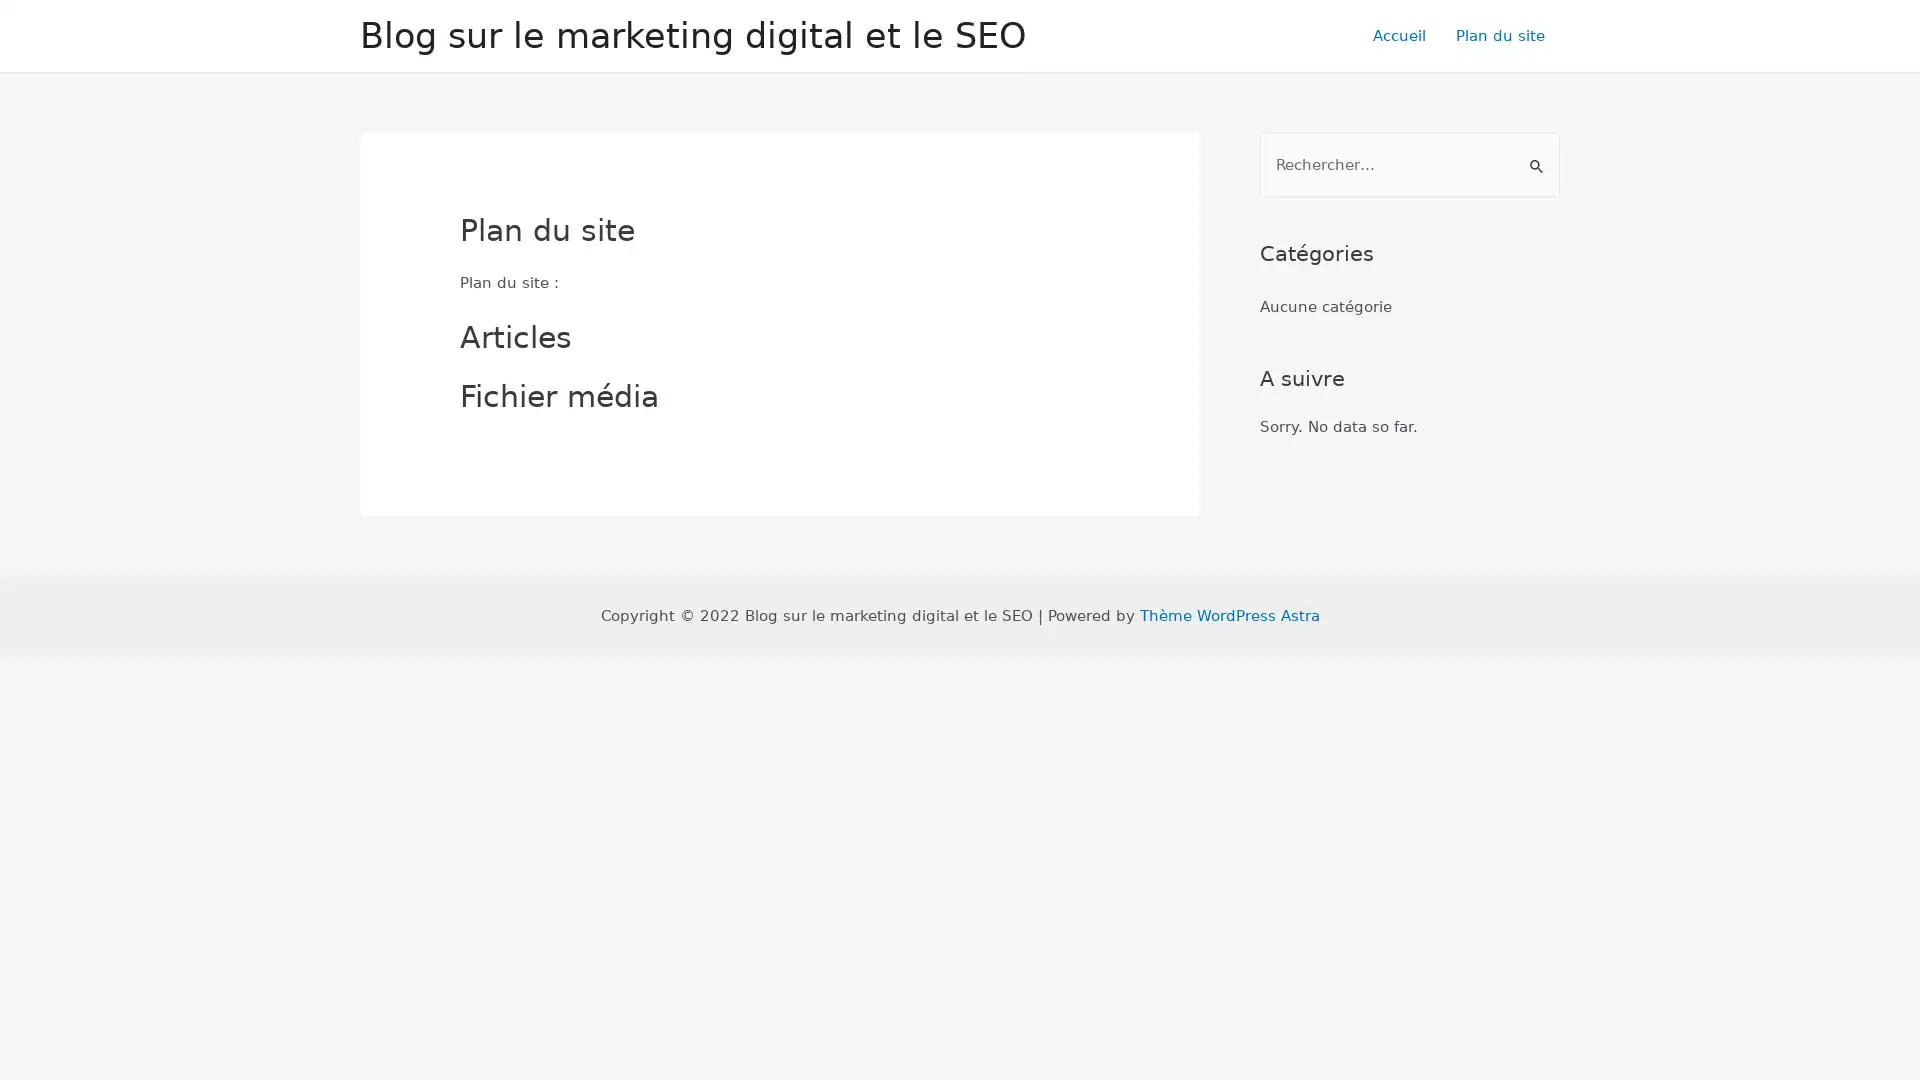 This screenshot has height=1080, width=1920. What do you see at coordinates (1535, 165) in the screenshot?
I see `Envoi de la recherche` at bounding box center [1535, 165].